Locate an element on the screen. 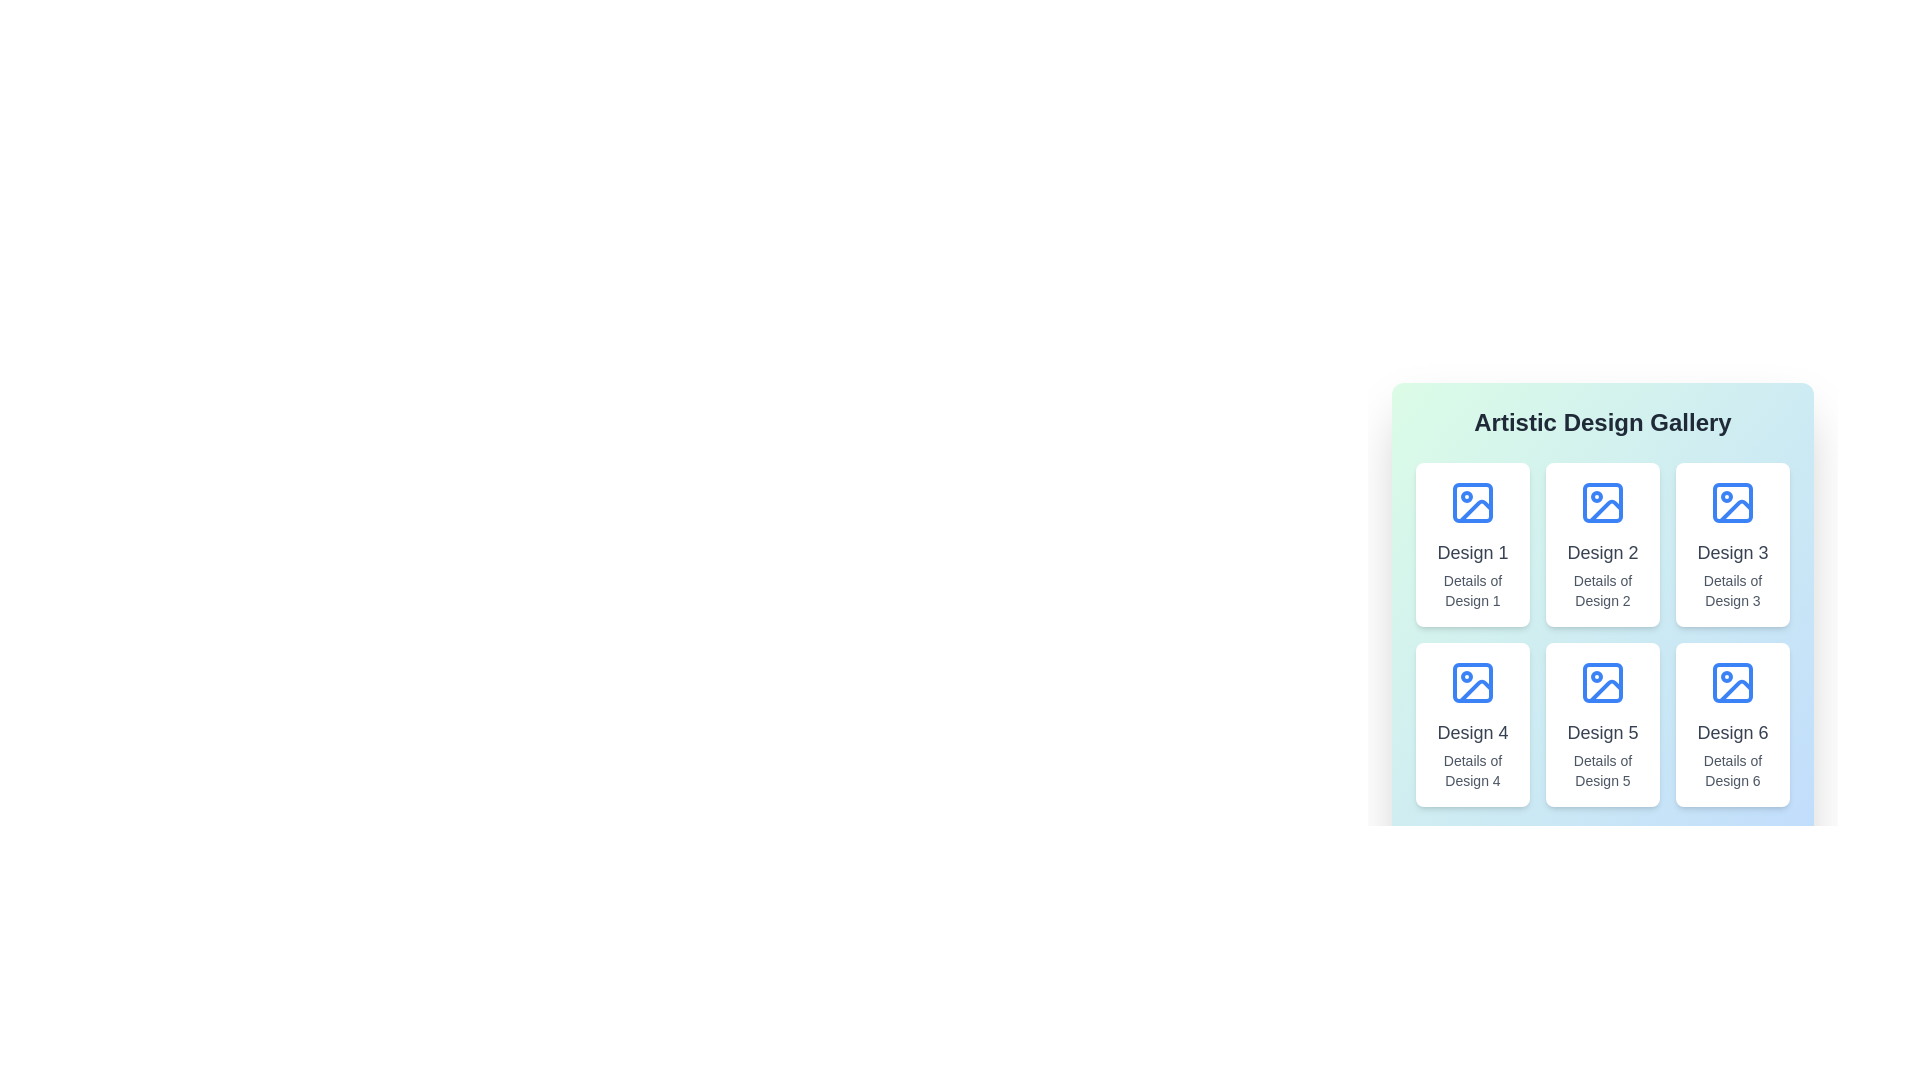 The image size is (1920, 1080). the minimalist image symbol icon with a bright blue color located in the bottom-right card of the 'Artistic Design Gallery' panel, labeled 'Design 6' is located at coordinates (1731, 681).